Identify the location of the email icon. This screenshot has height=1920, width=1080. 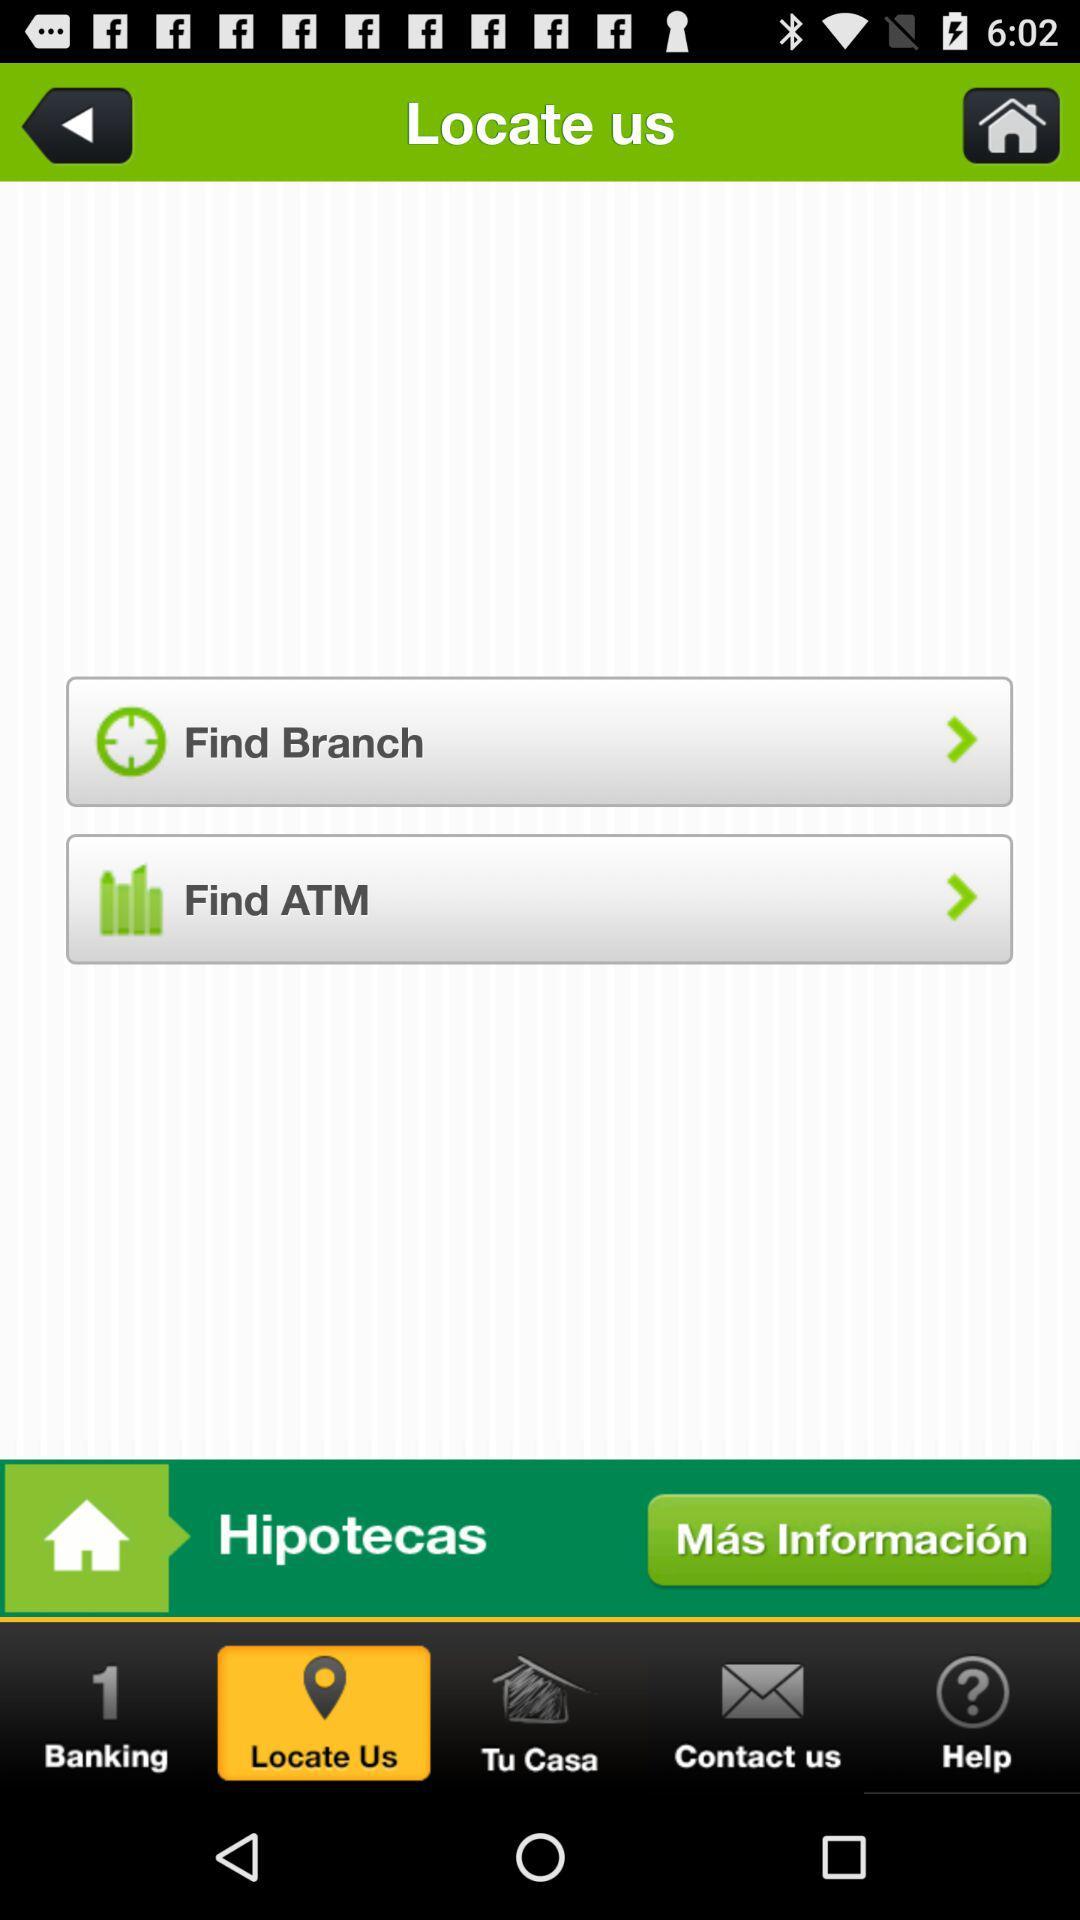
(756, 1828).